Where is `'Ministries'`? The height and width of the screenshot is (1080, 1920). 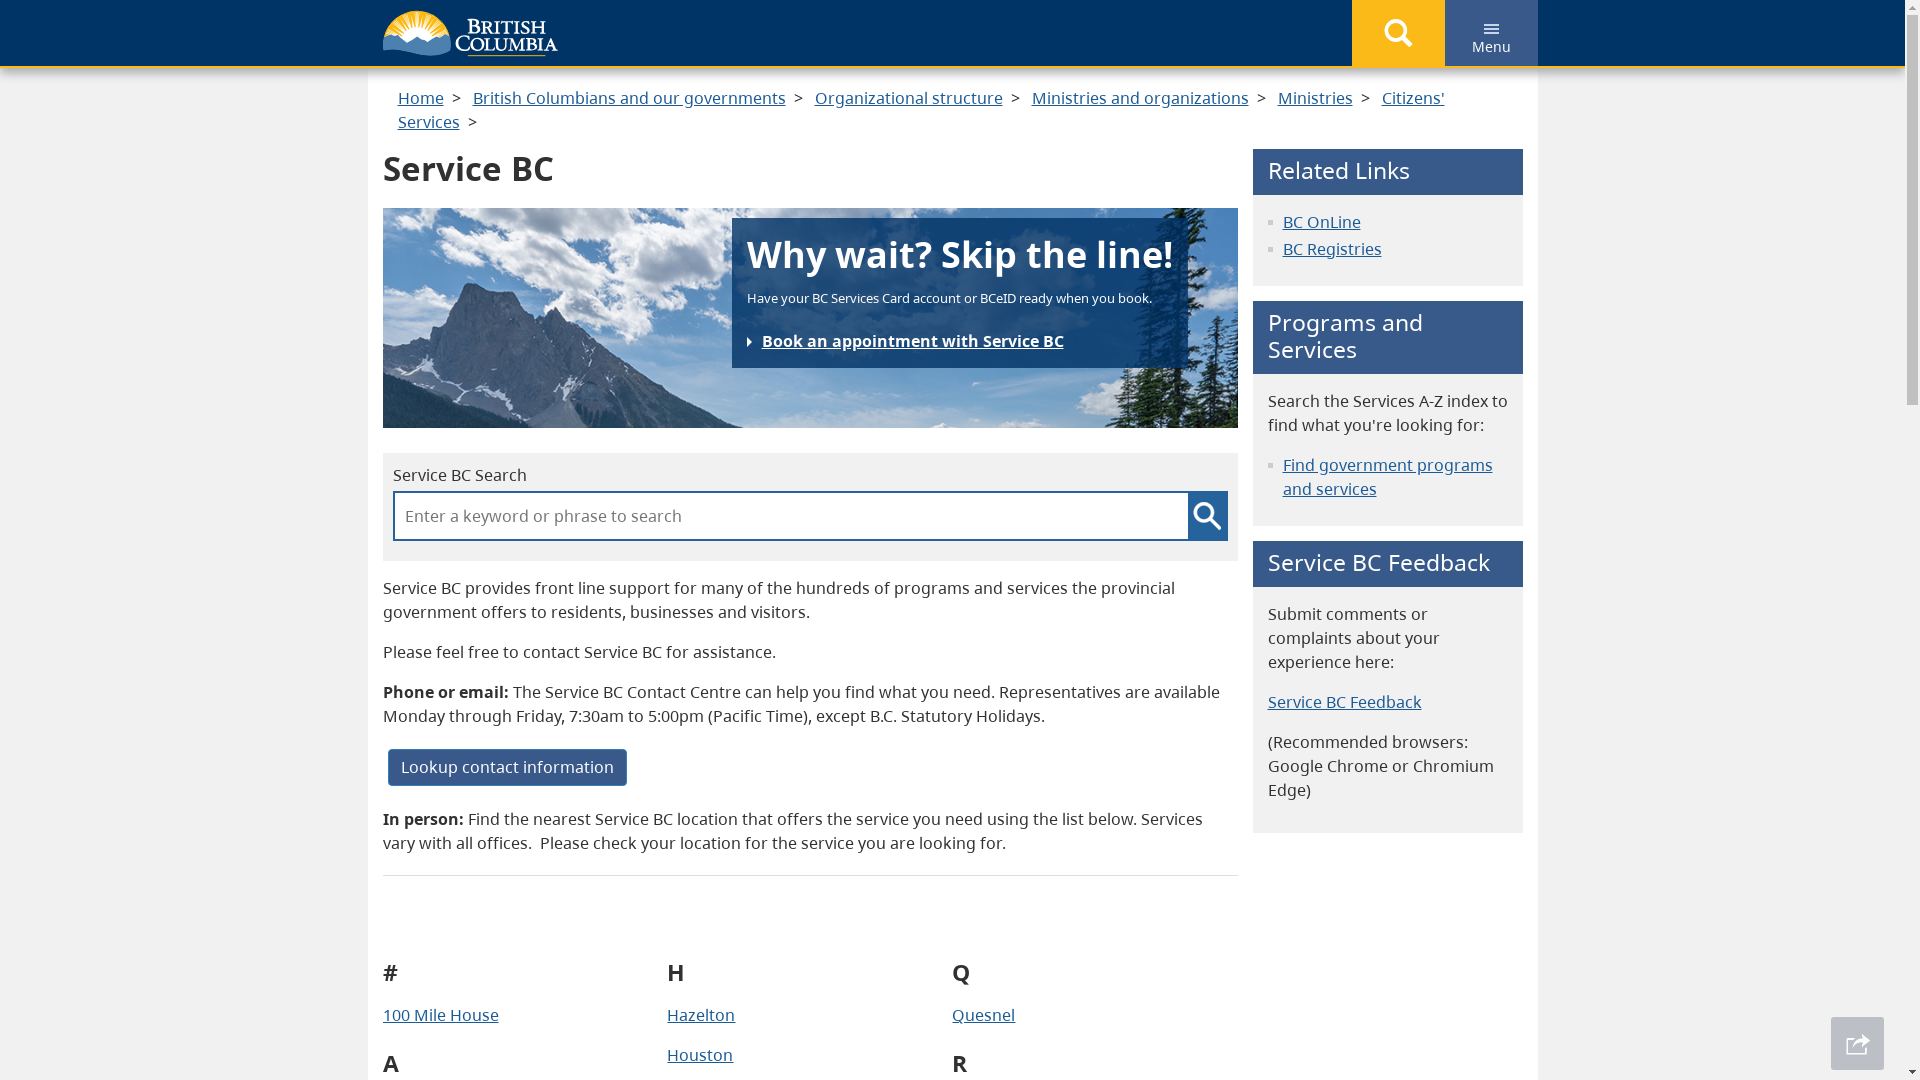
'Ministries' is located at coordinates (1276, 97).